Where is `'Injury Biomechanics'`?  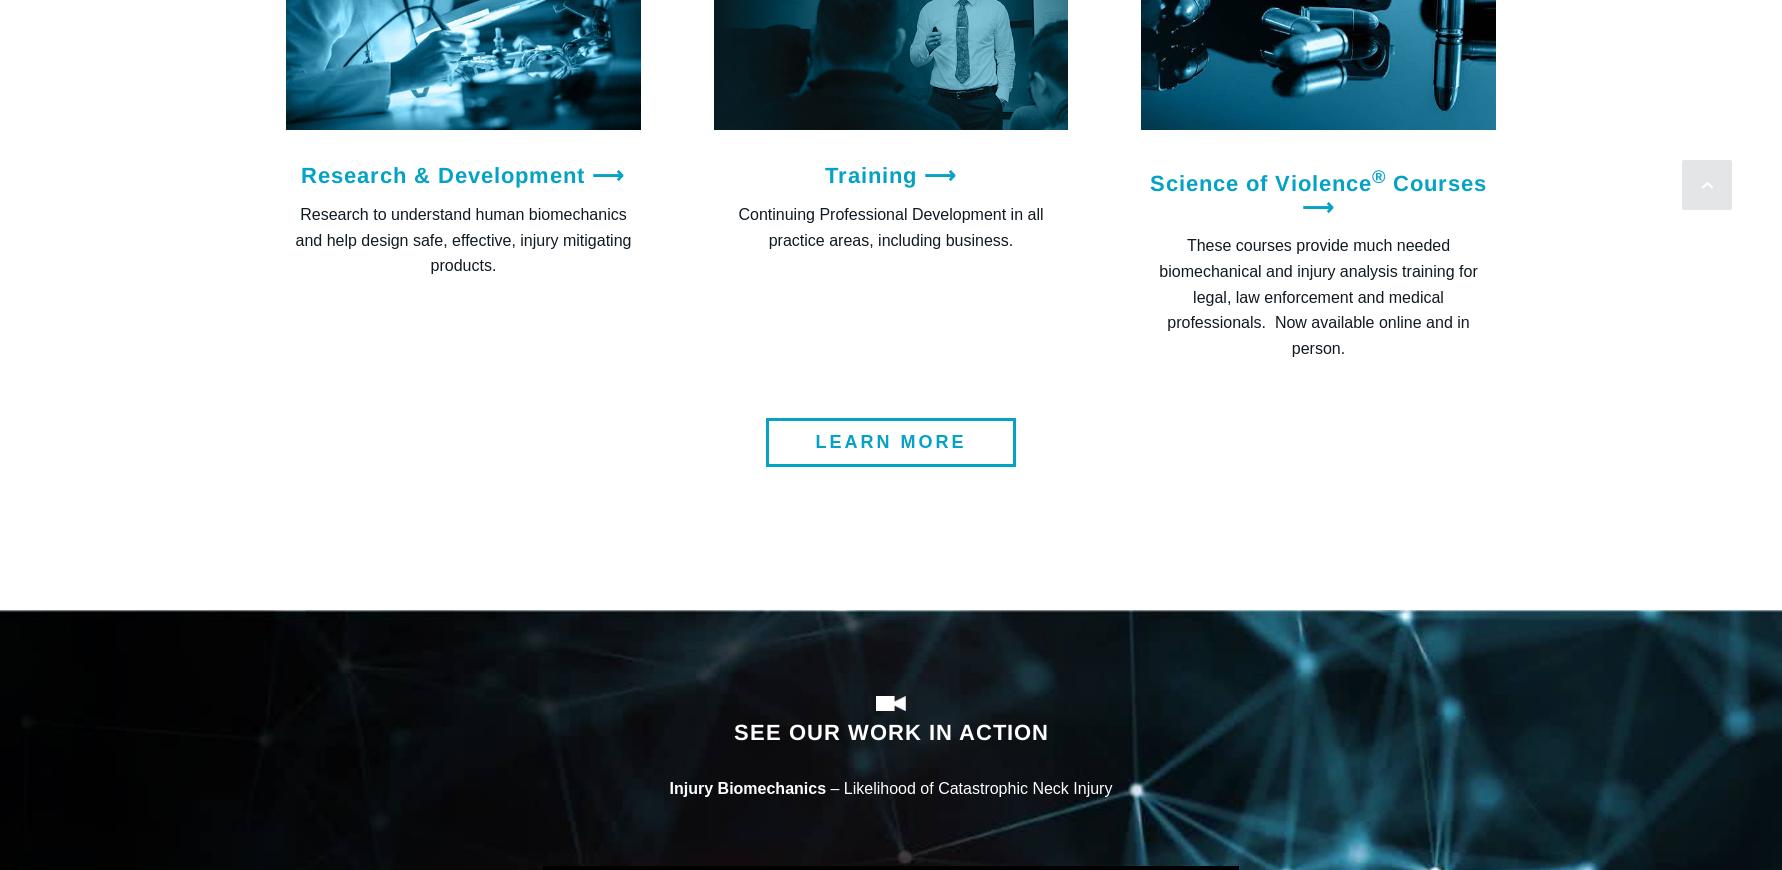
'Injury Biomechanics' is located at coordinates (747, 787).